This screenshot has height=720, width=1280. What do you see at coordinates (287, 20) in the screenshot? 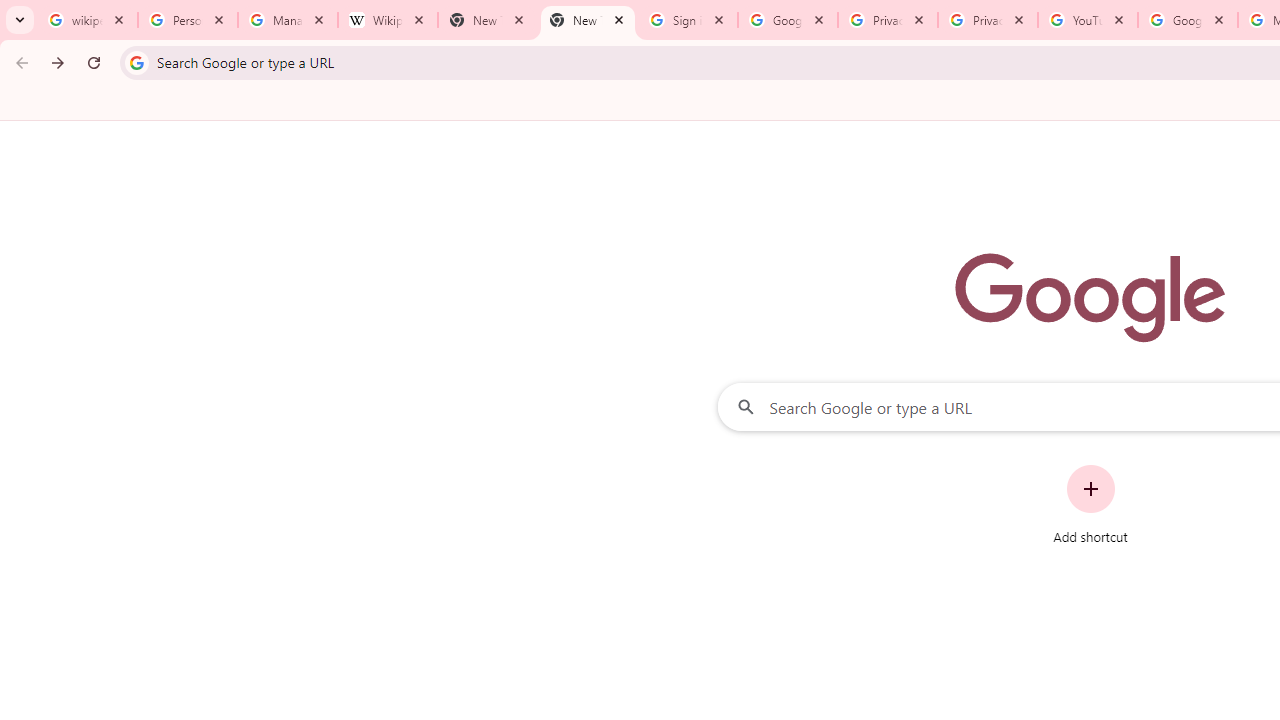
I see `'Manage your Location History - Google Search Help'` at bounding box center [287, 20].